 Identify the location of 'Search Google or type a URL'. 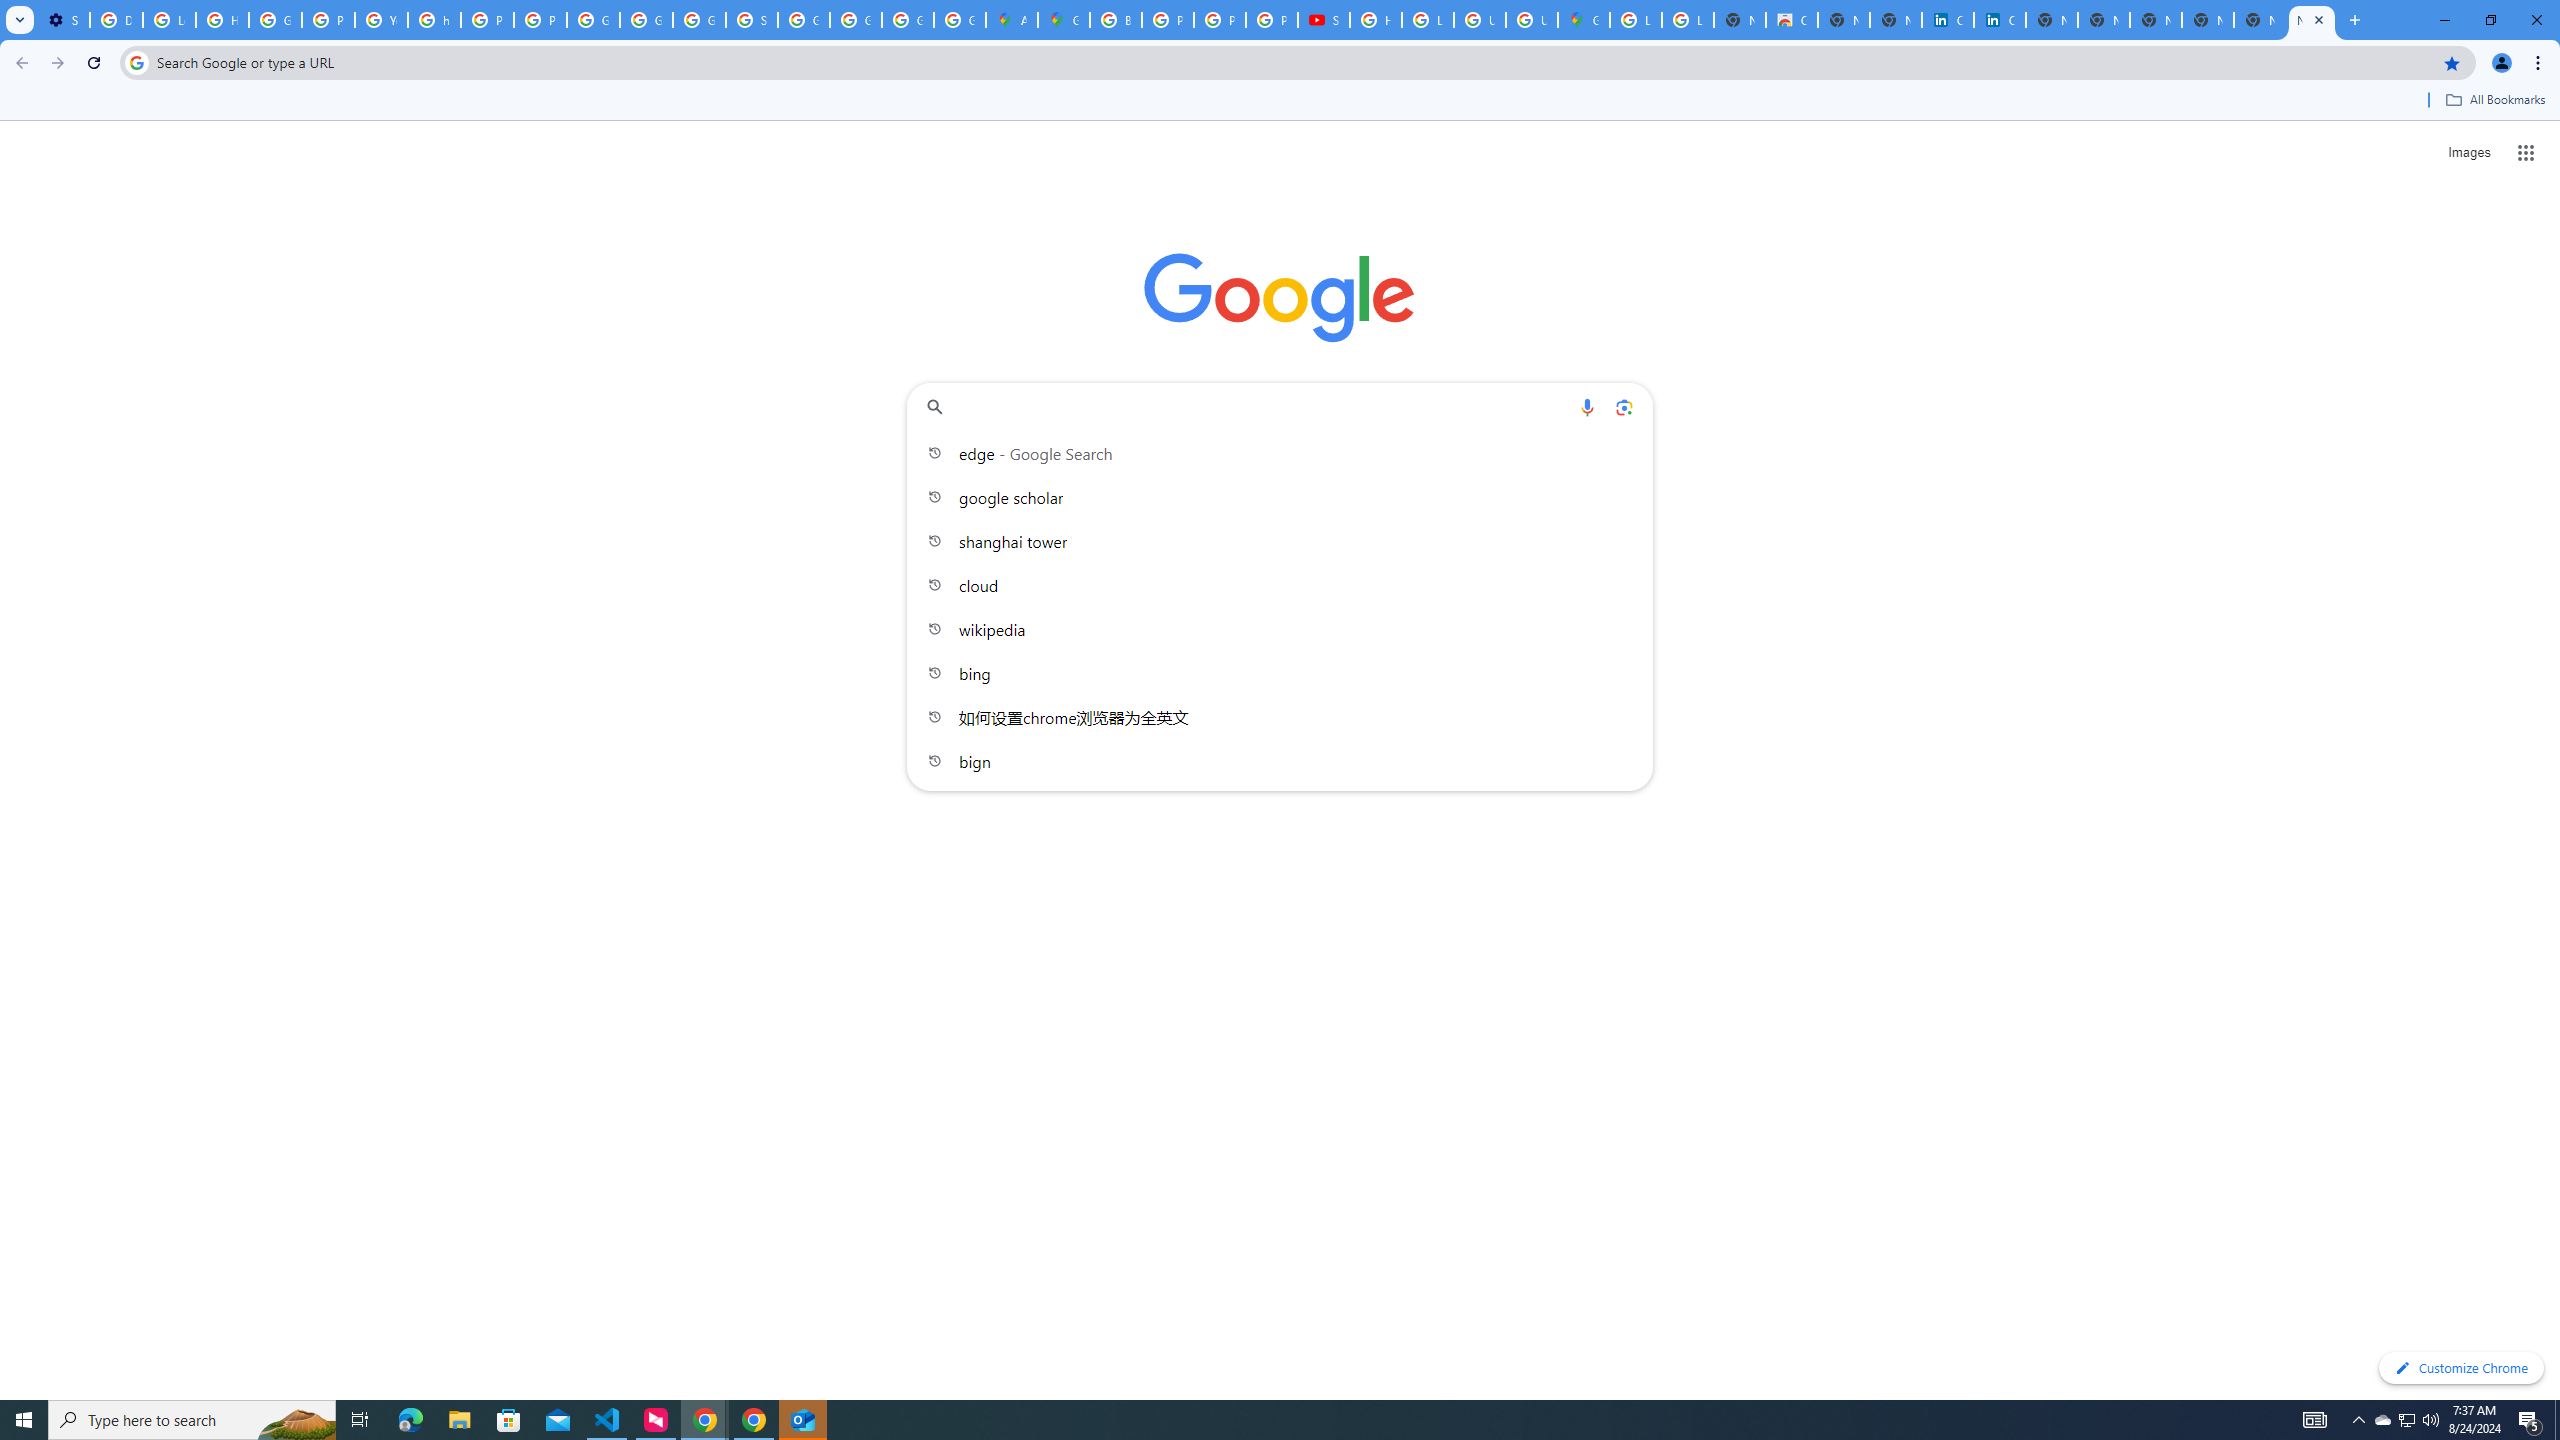
(1280, 405).